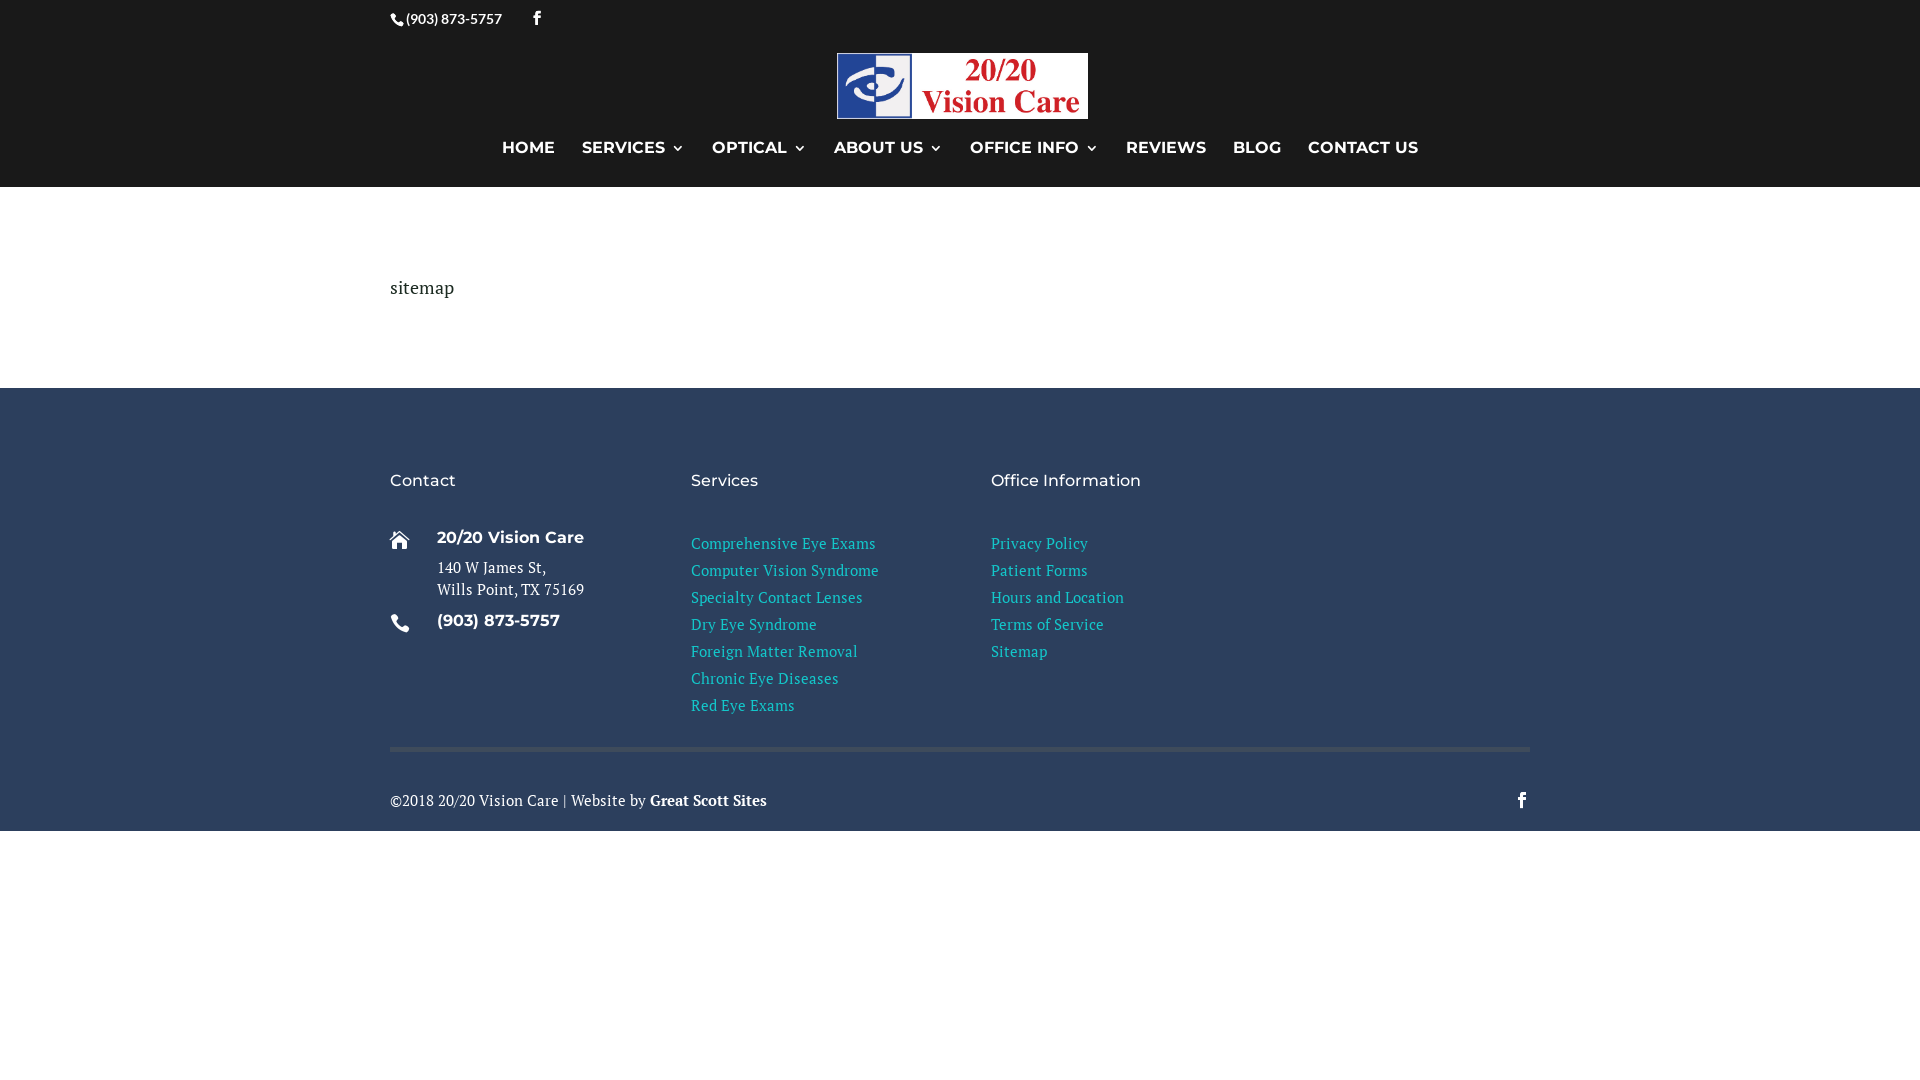 Image resolution: width=1920 pixels, height=1080 pixels. Describe the element at coordinates (1039, 543) in the screenshot. I see `'Privacy Policy'` at that location.